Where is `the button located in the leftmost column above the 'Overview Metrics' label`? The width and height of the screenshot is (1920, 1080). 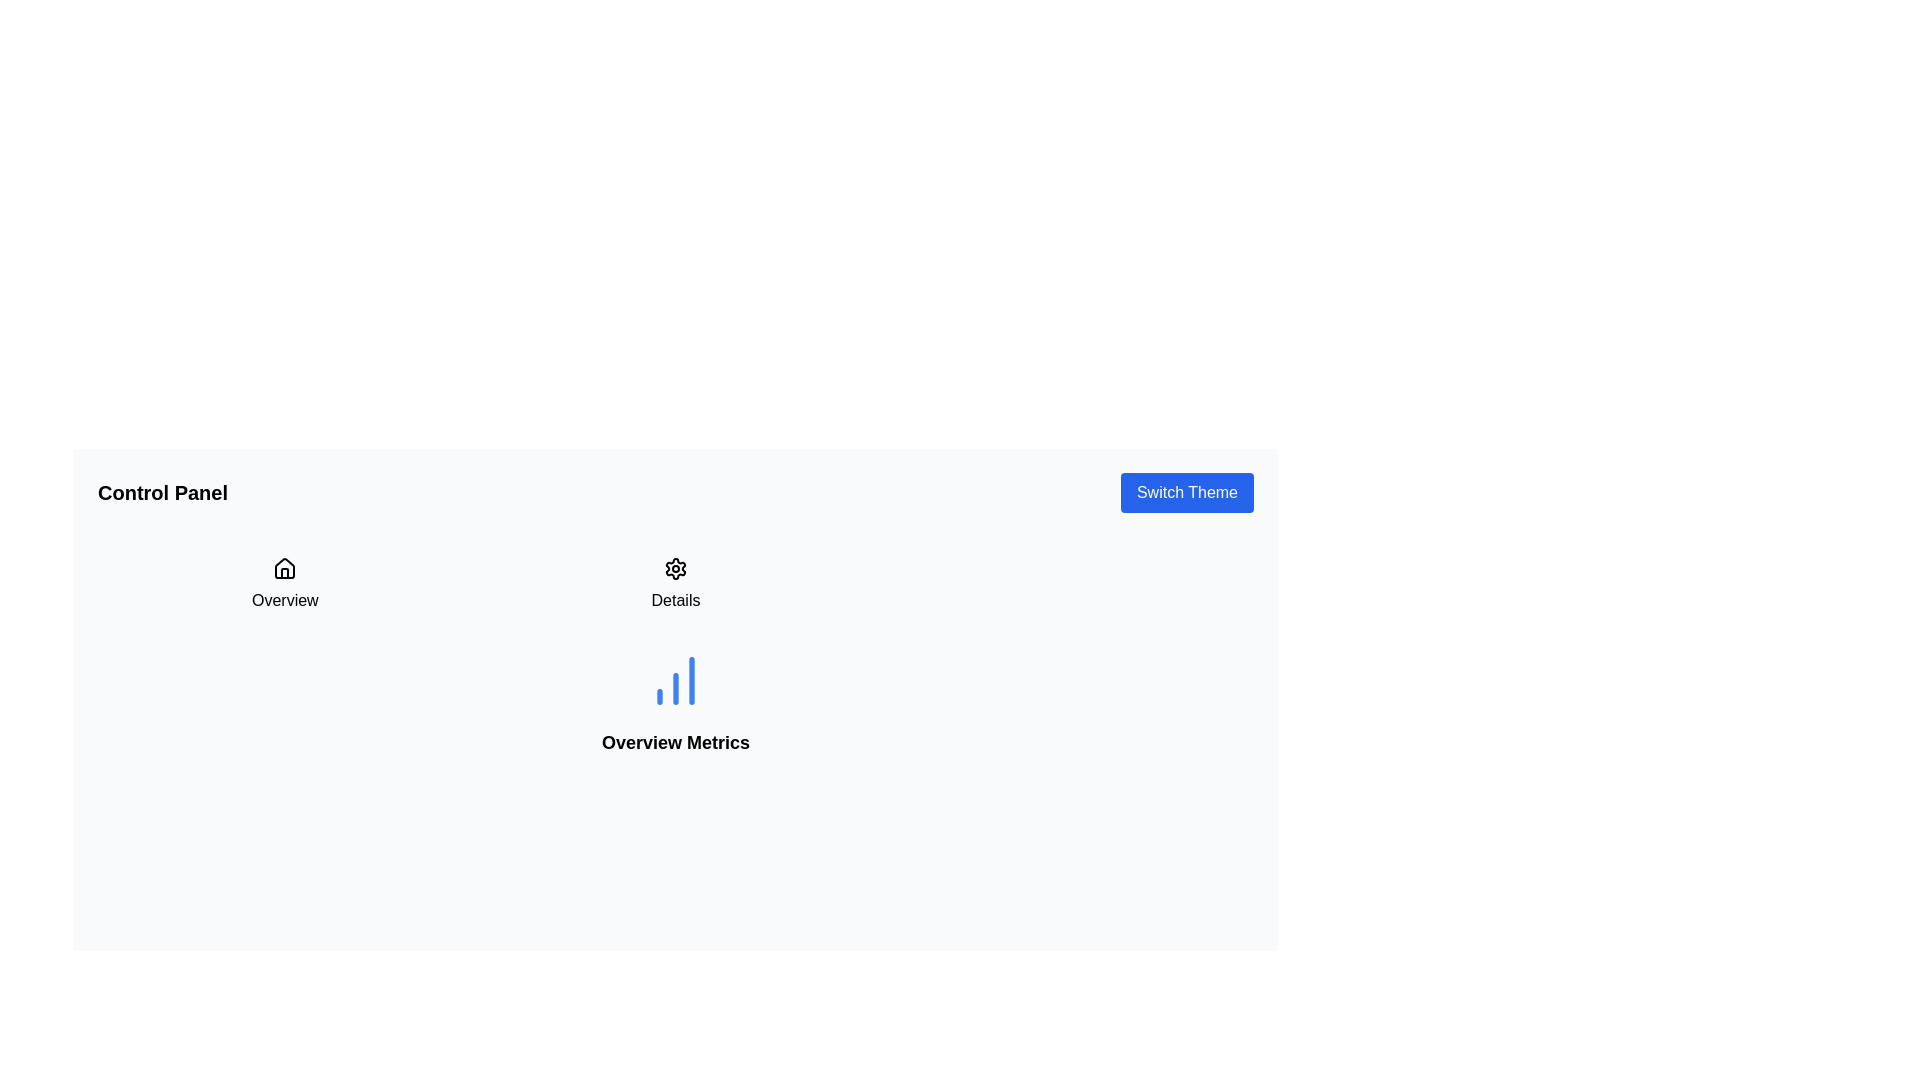
the button located in the leftmost column above the 'Overview Metrics' label is located at coordinates (284, 585).